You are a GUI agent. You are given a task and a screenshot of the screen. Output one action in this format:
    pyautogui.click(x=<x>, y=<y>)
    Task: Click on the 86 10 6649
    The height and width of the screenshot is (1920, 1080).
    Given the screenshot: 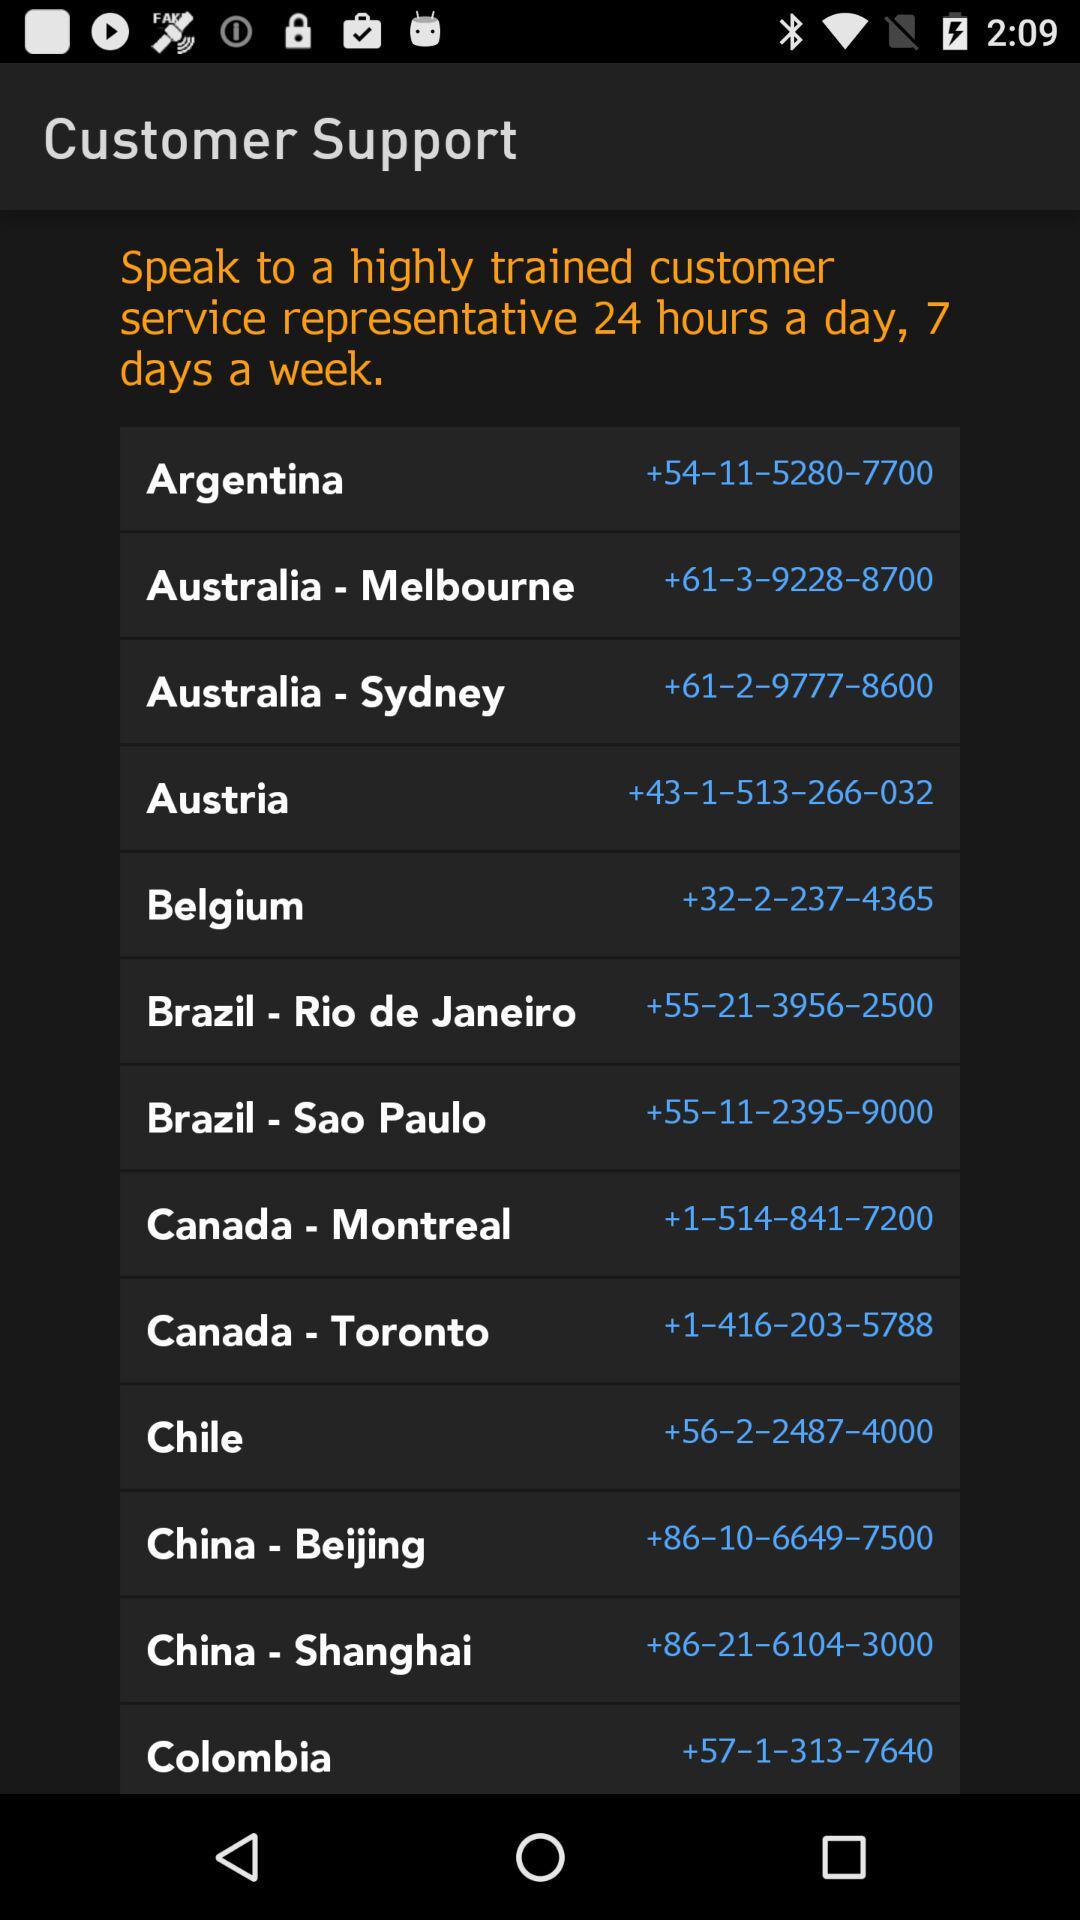 What is the action you would take?
    pyautogui.click(x=788, y=1536)
    